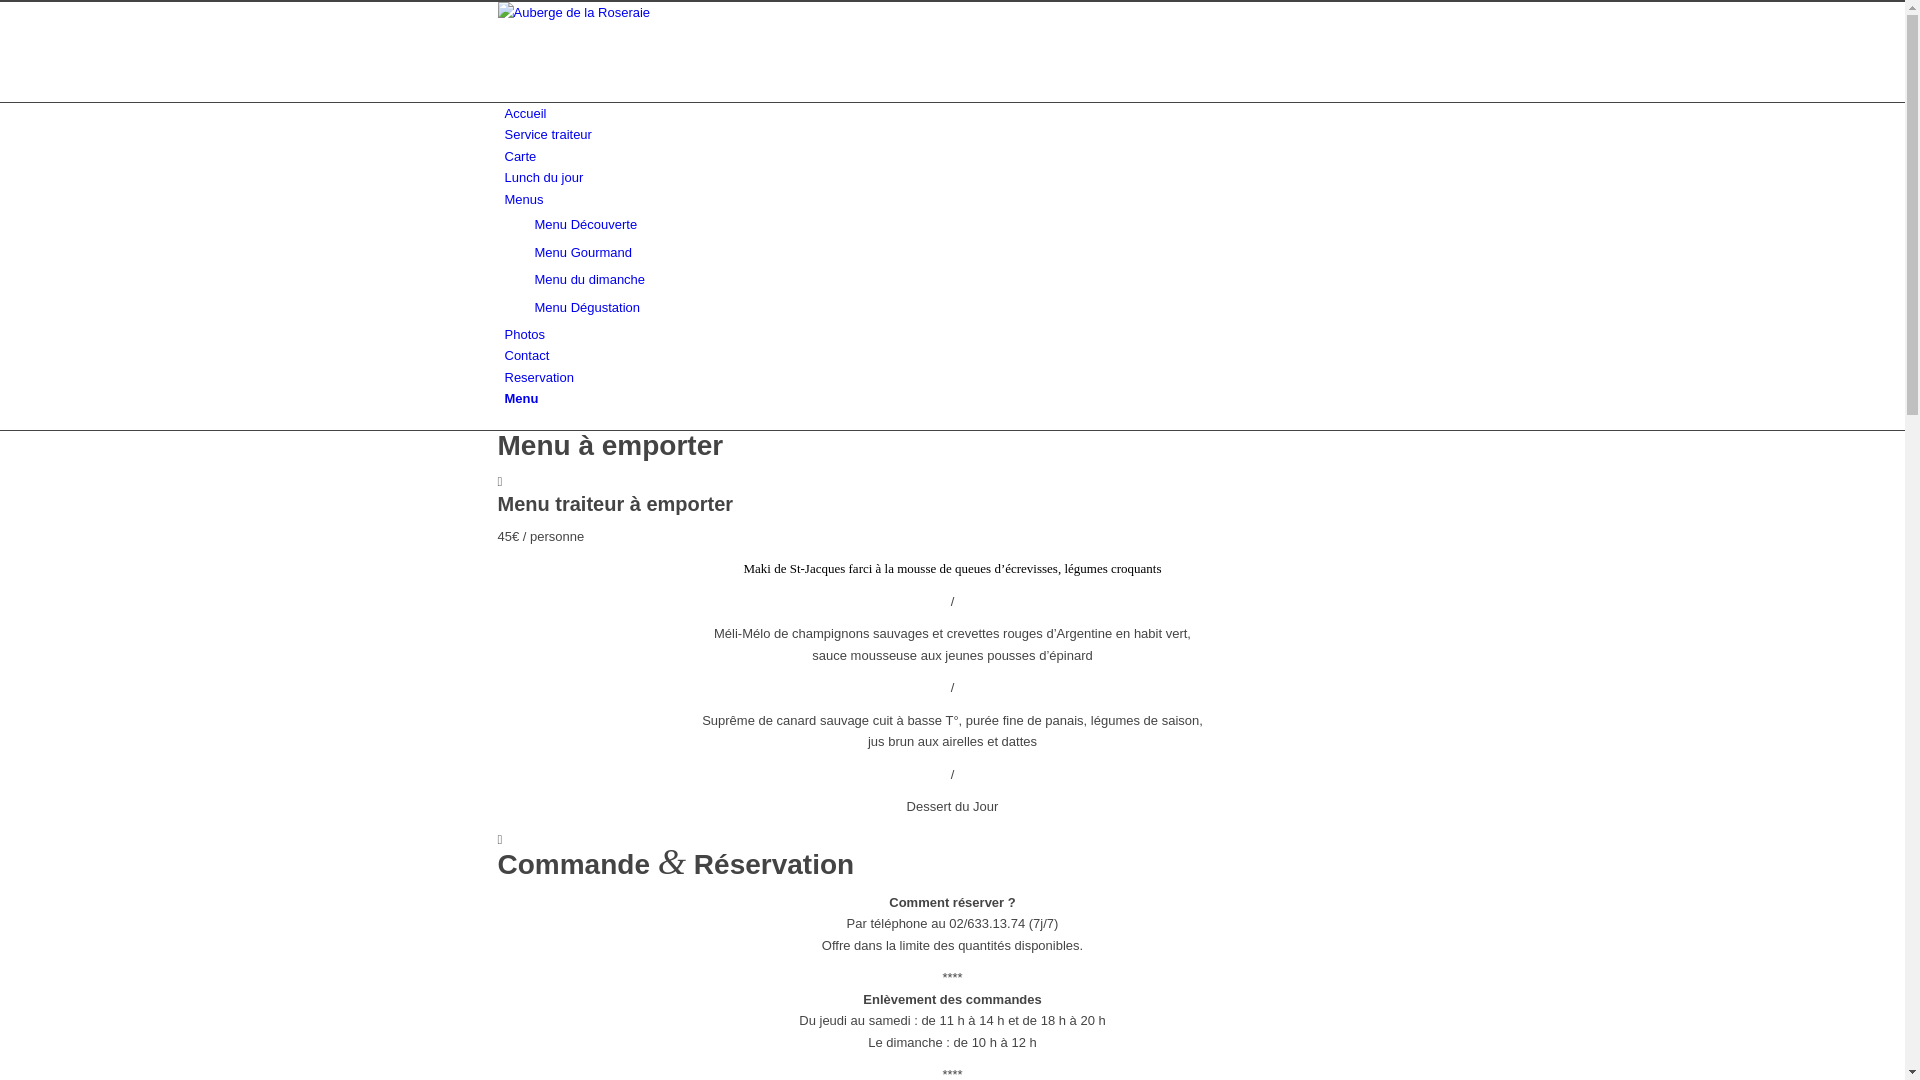  What do you see at coordinates (523, 333) in the screenshot?
I see `'Photos'` at bounding box center [523, 333].